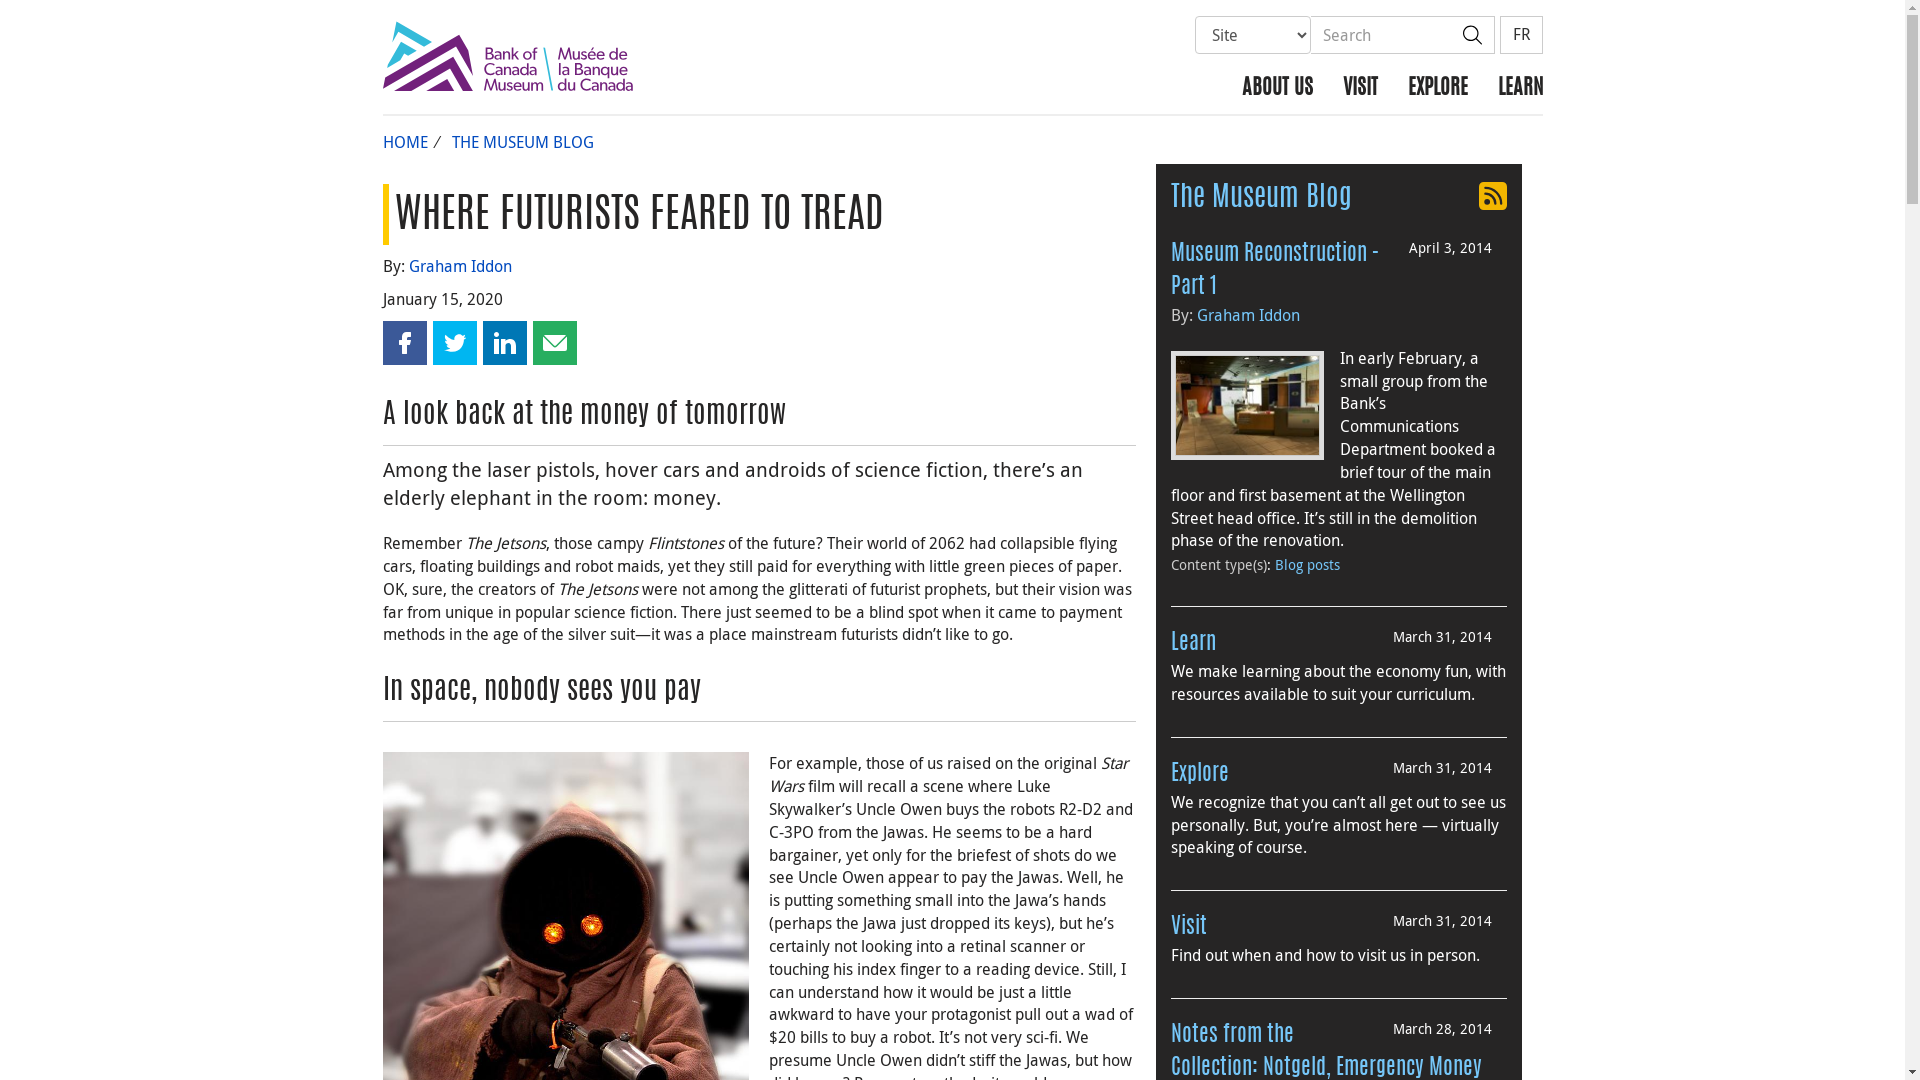  Describe the element at coordinates (1275, 85) in the screenshot. I see `'ABOUT US'` at that location.